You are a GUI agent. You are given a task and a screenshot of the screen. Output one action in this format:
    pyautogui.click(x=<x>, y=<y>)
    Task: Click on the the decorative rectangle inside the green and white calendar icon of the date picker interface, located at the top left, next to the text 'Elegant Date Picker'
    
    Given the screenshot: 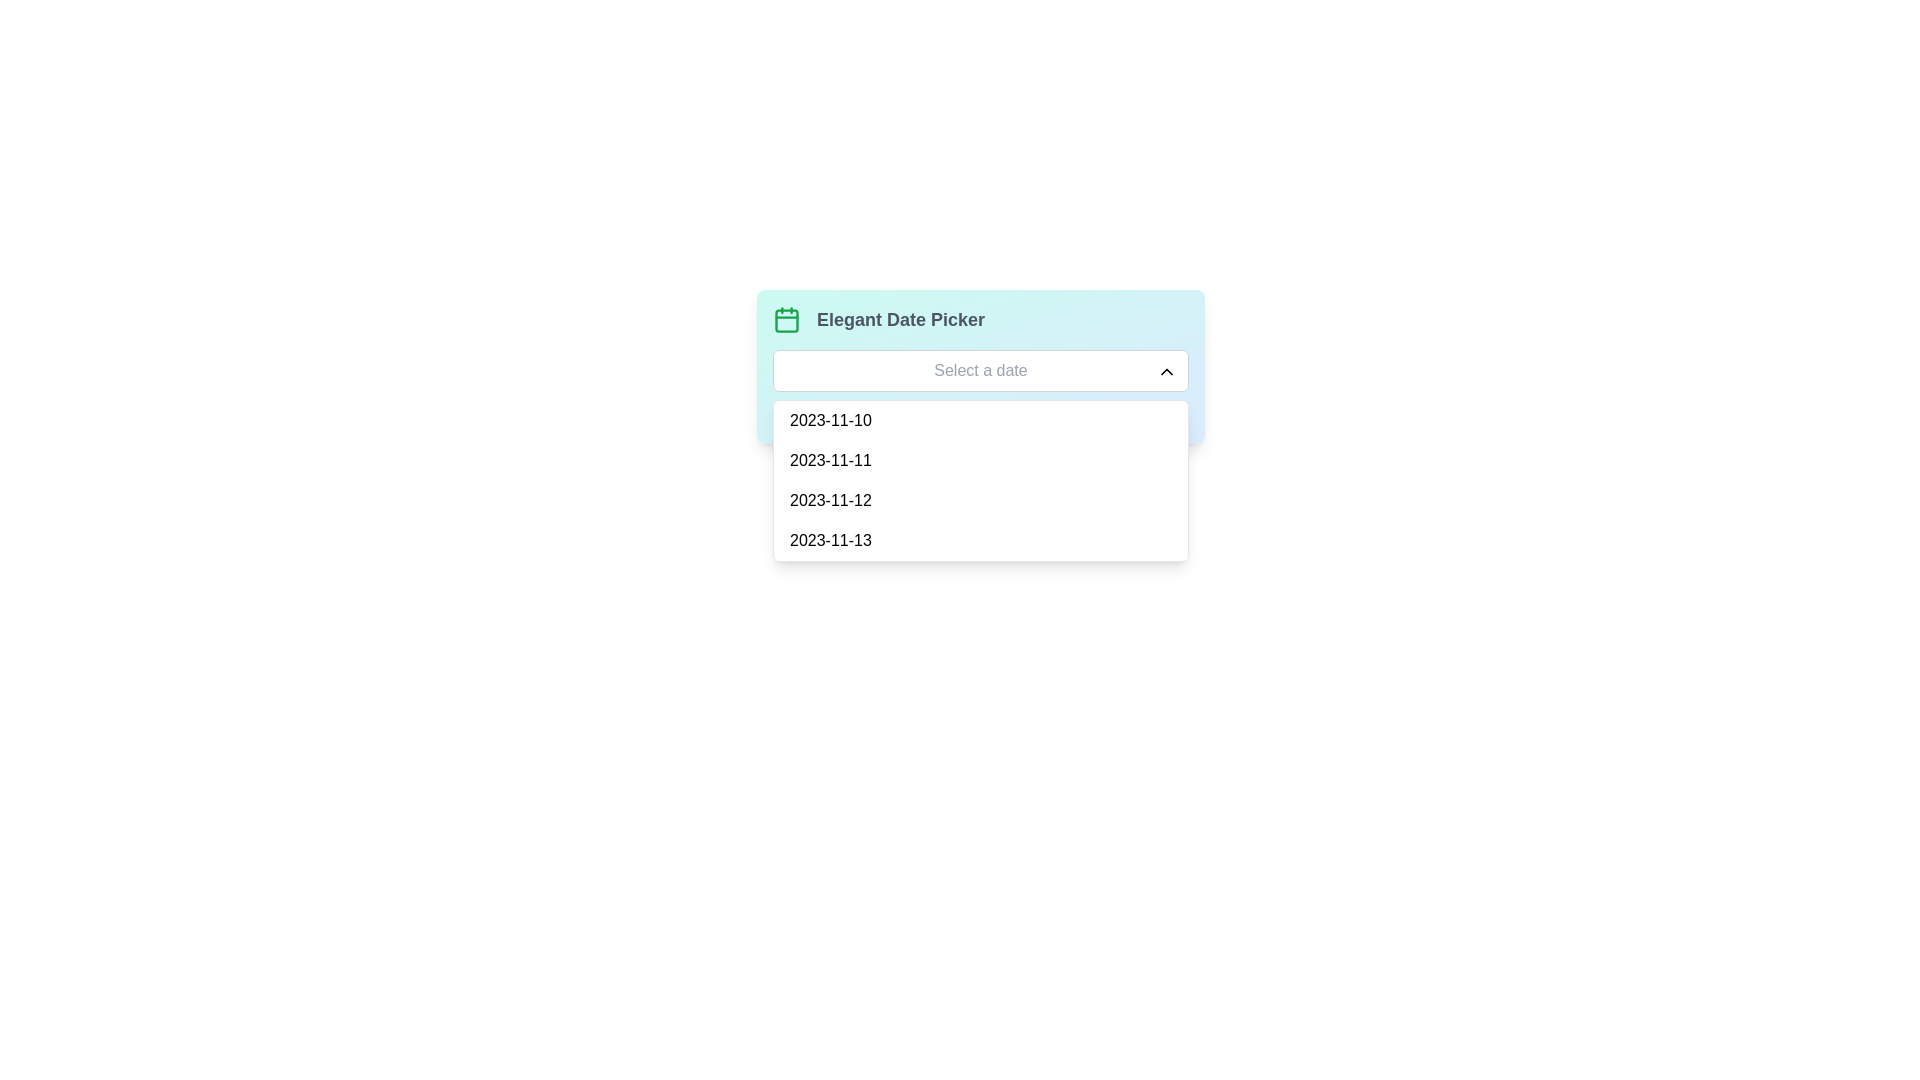 What is the action you would take?
    pyautogui.click(x=786, y=319)
    